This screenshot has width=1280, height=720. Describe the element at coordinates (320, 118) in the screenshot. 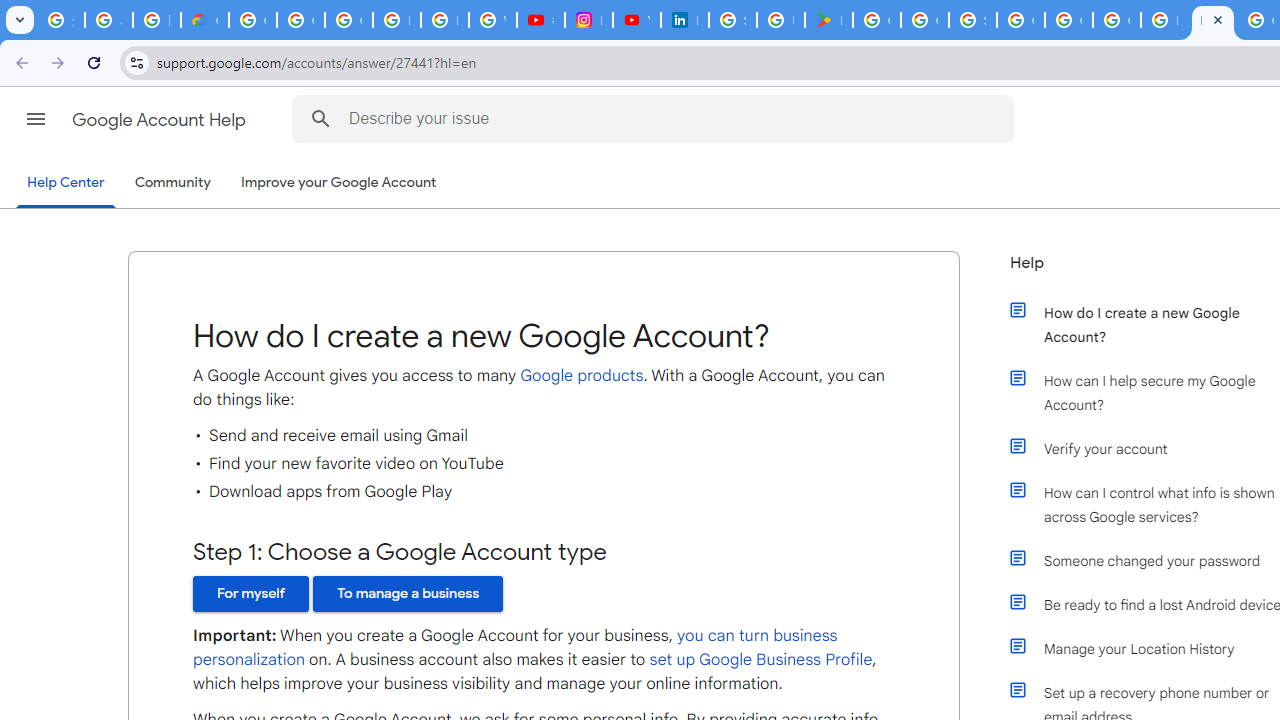

I see `'Search Help Center'` at that location.